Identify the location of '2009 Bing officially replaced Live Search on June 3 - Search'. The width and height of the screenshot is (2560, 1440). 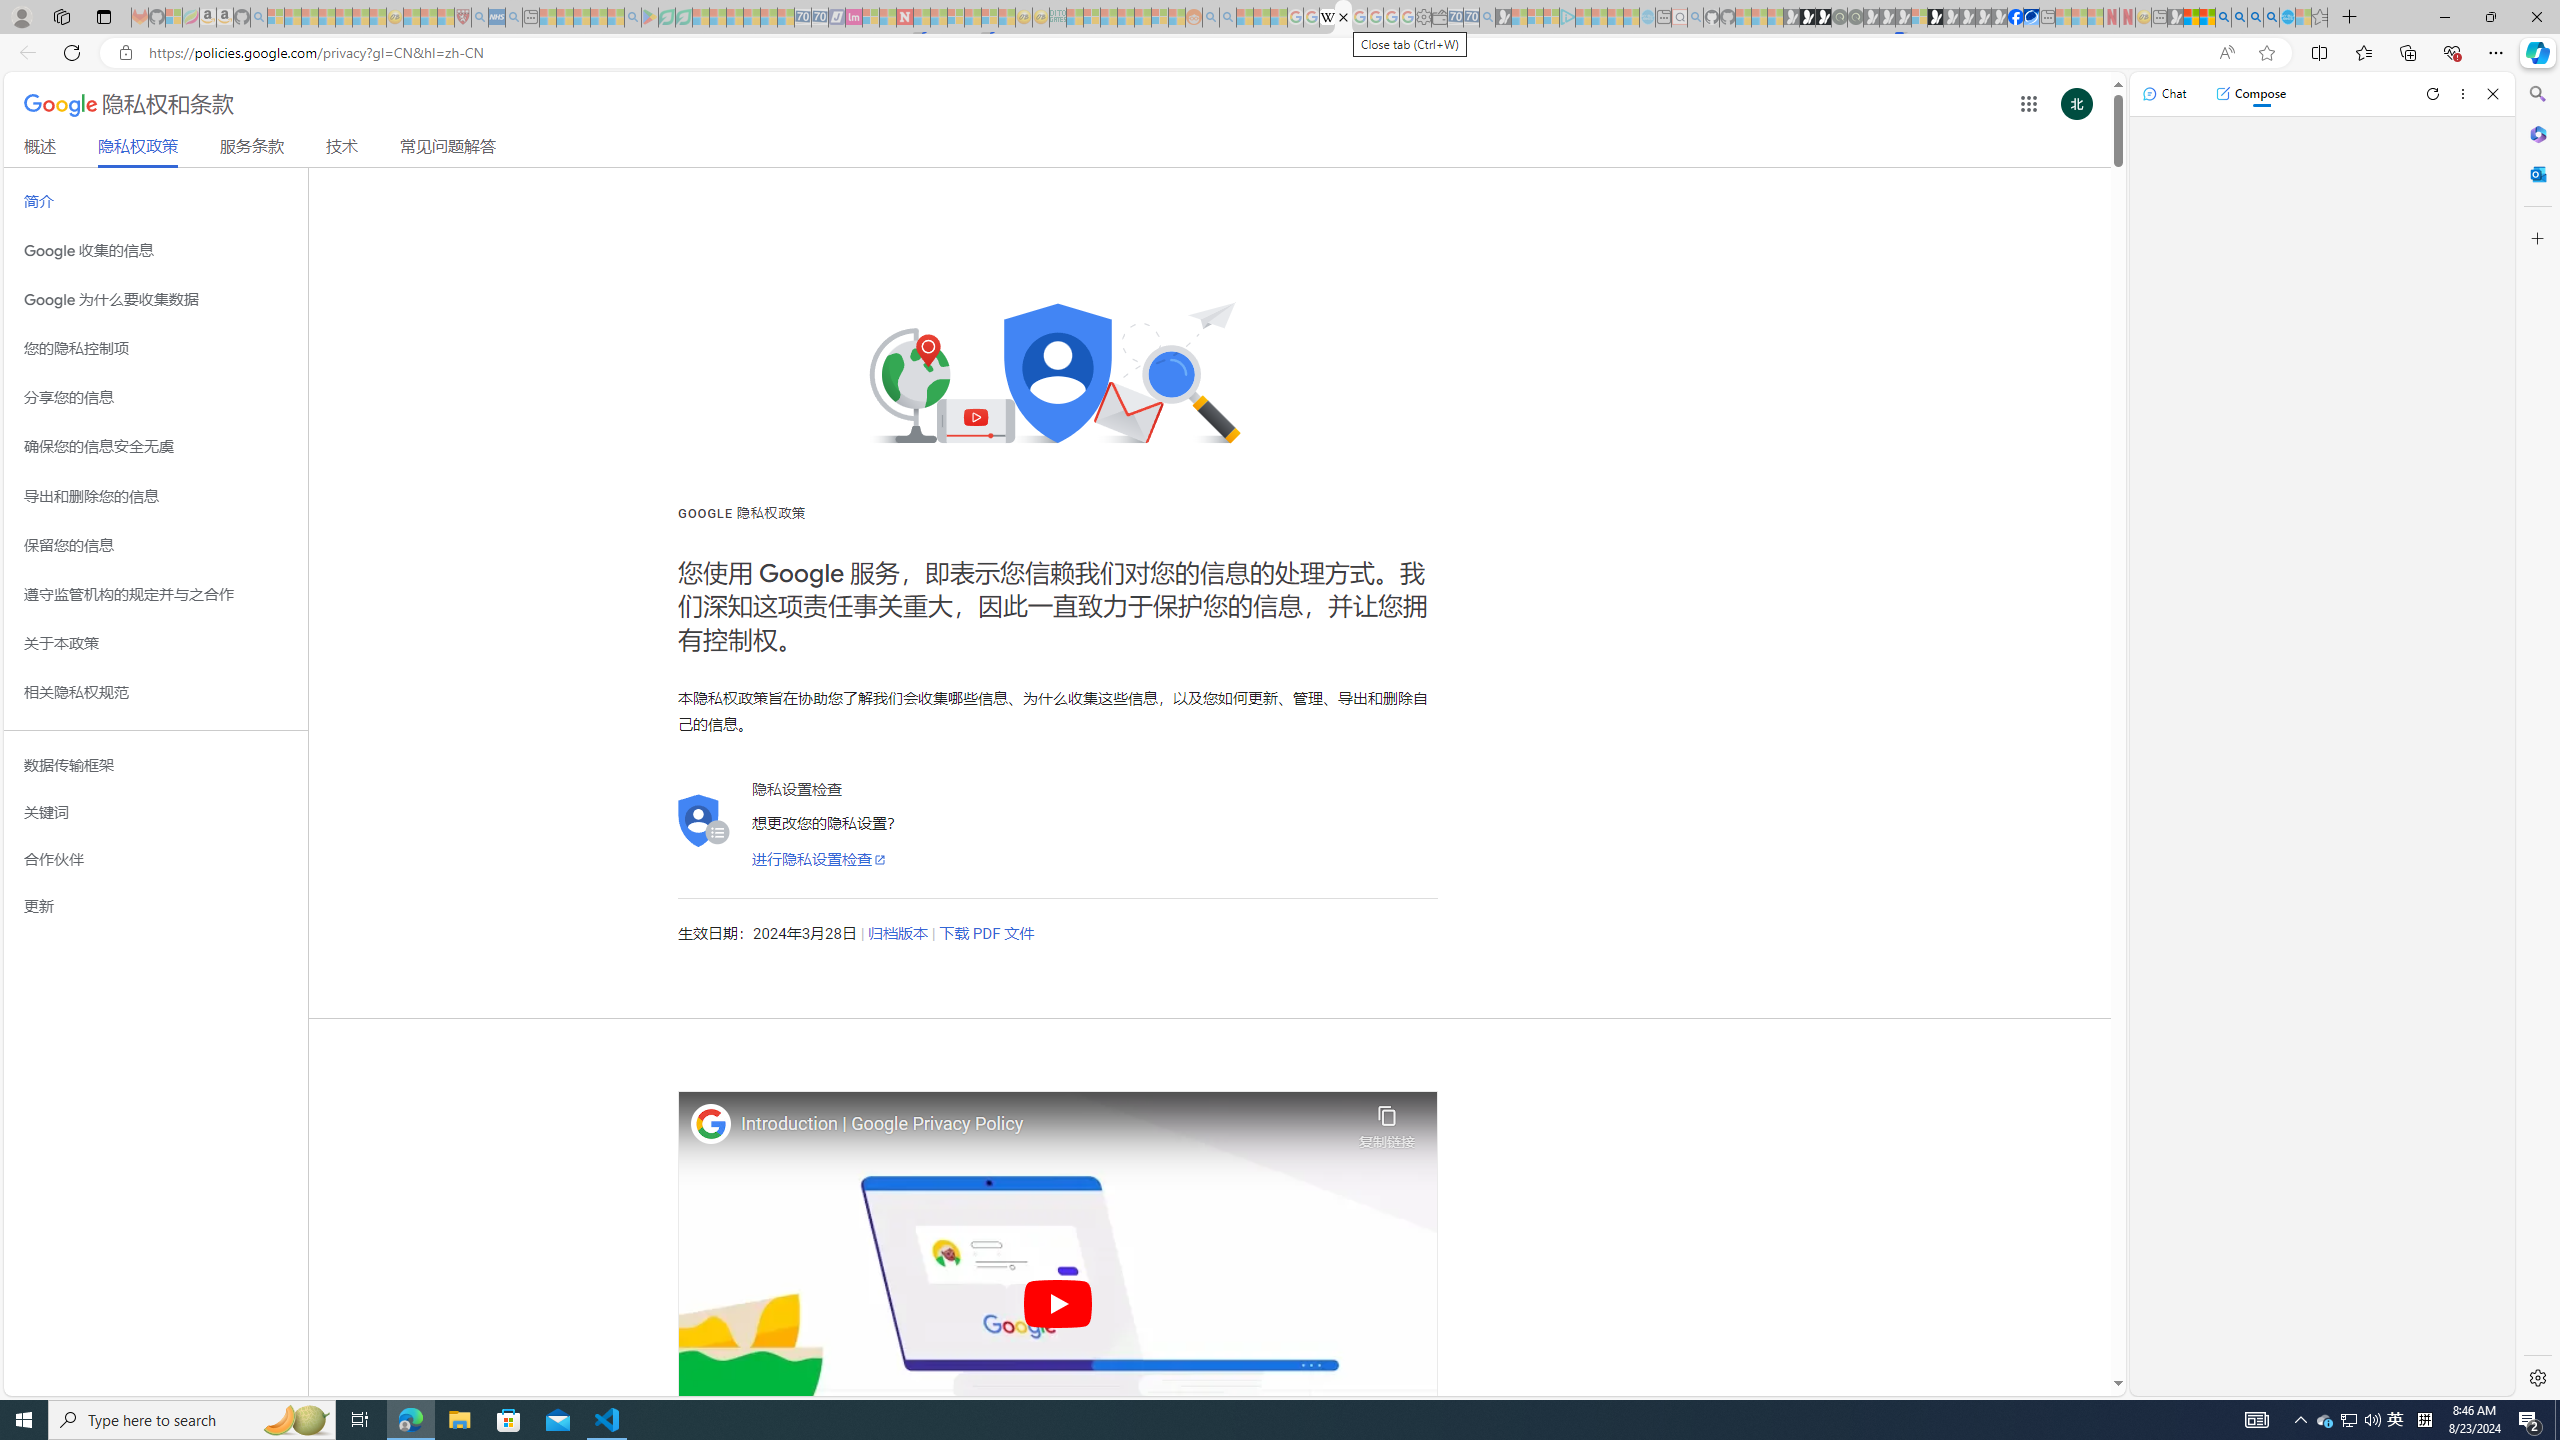
(2237, 16).